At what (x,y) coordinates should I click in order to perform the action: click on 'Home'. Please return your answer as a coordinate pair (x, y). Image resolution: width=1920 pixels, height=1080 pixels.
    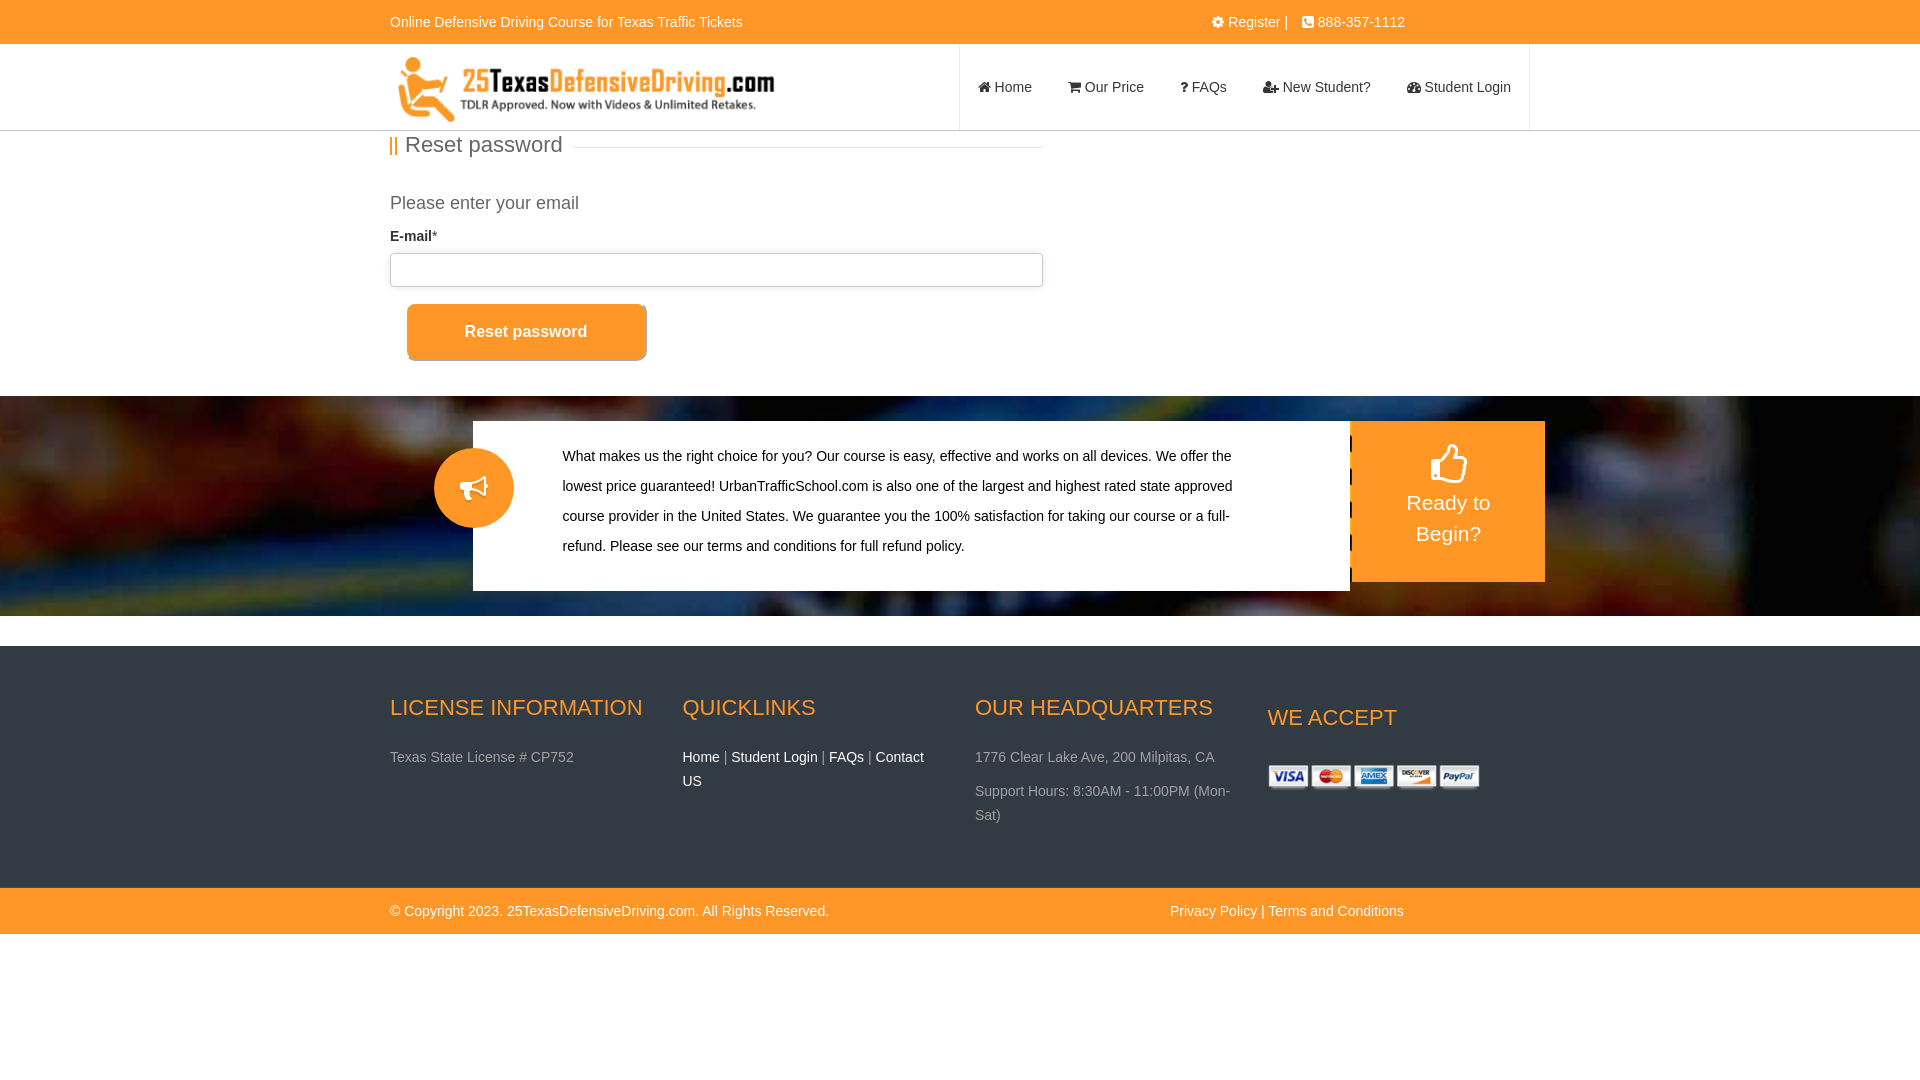
    Looking at the image, I should click on (700, 756).